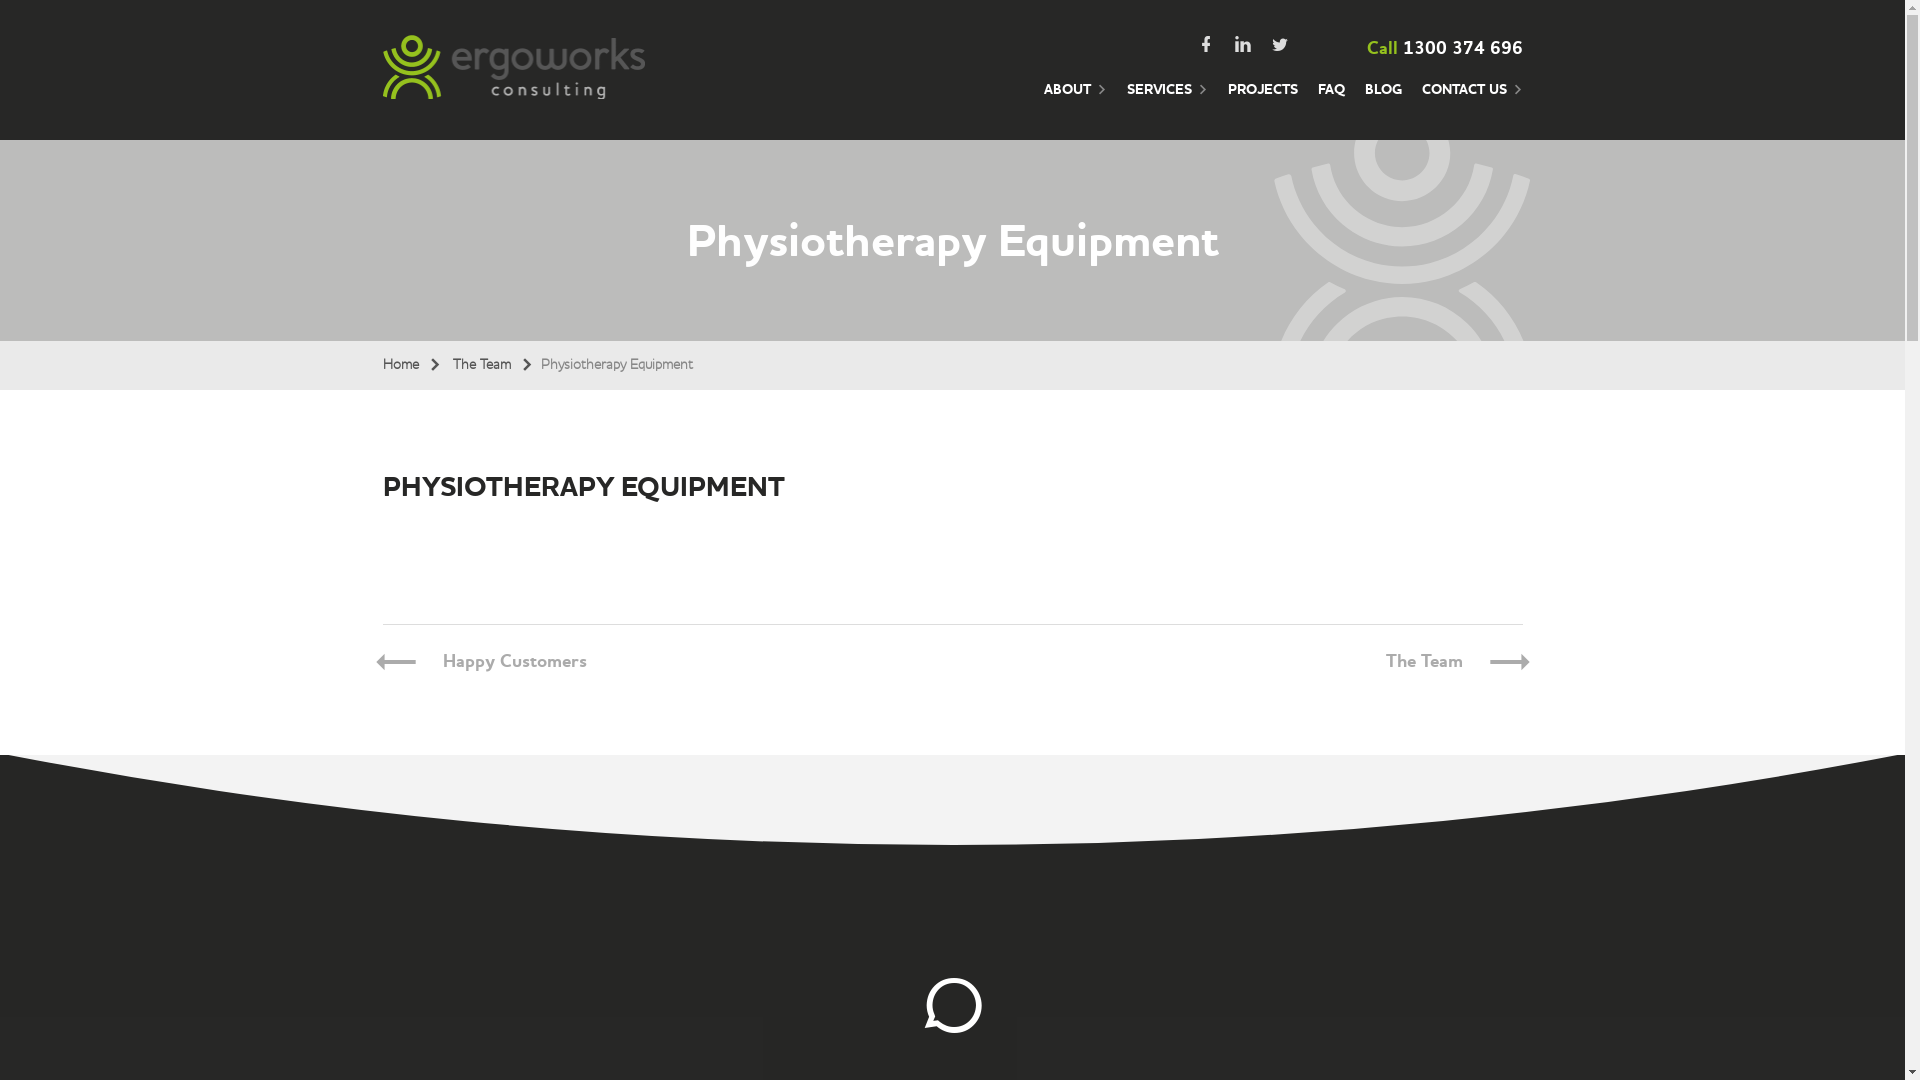 The width and height of the screenshot is (1920, 1080). Describe the element at coordinates (1331, 100) in the screenshot. I see `'FAQ'` at that location.